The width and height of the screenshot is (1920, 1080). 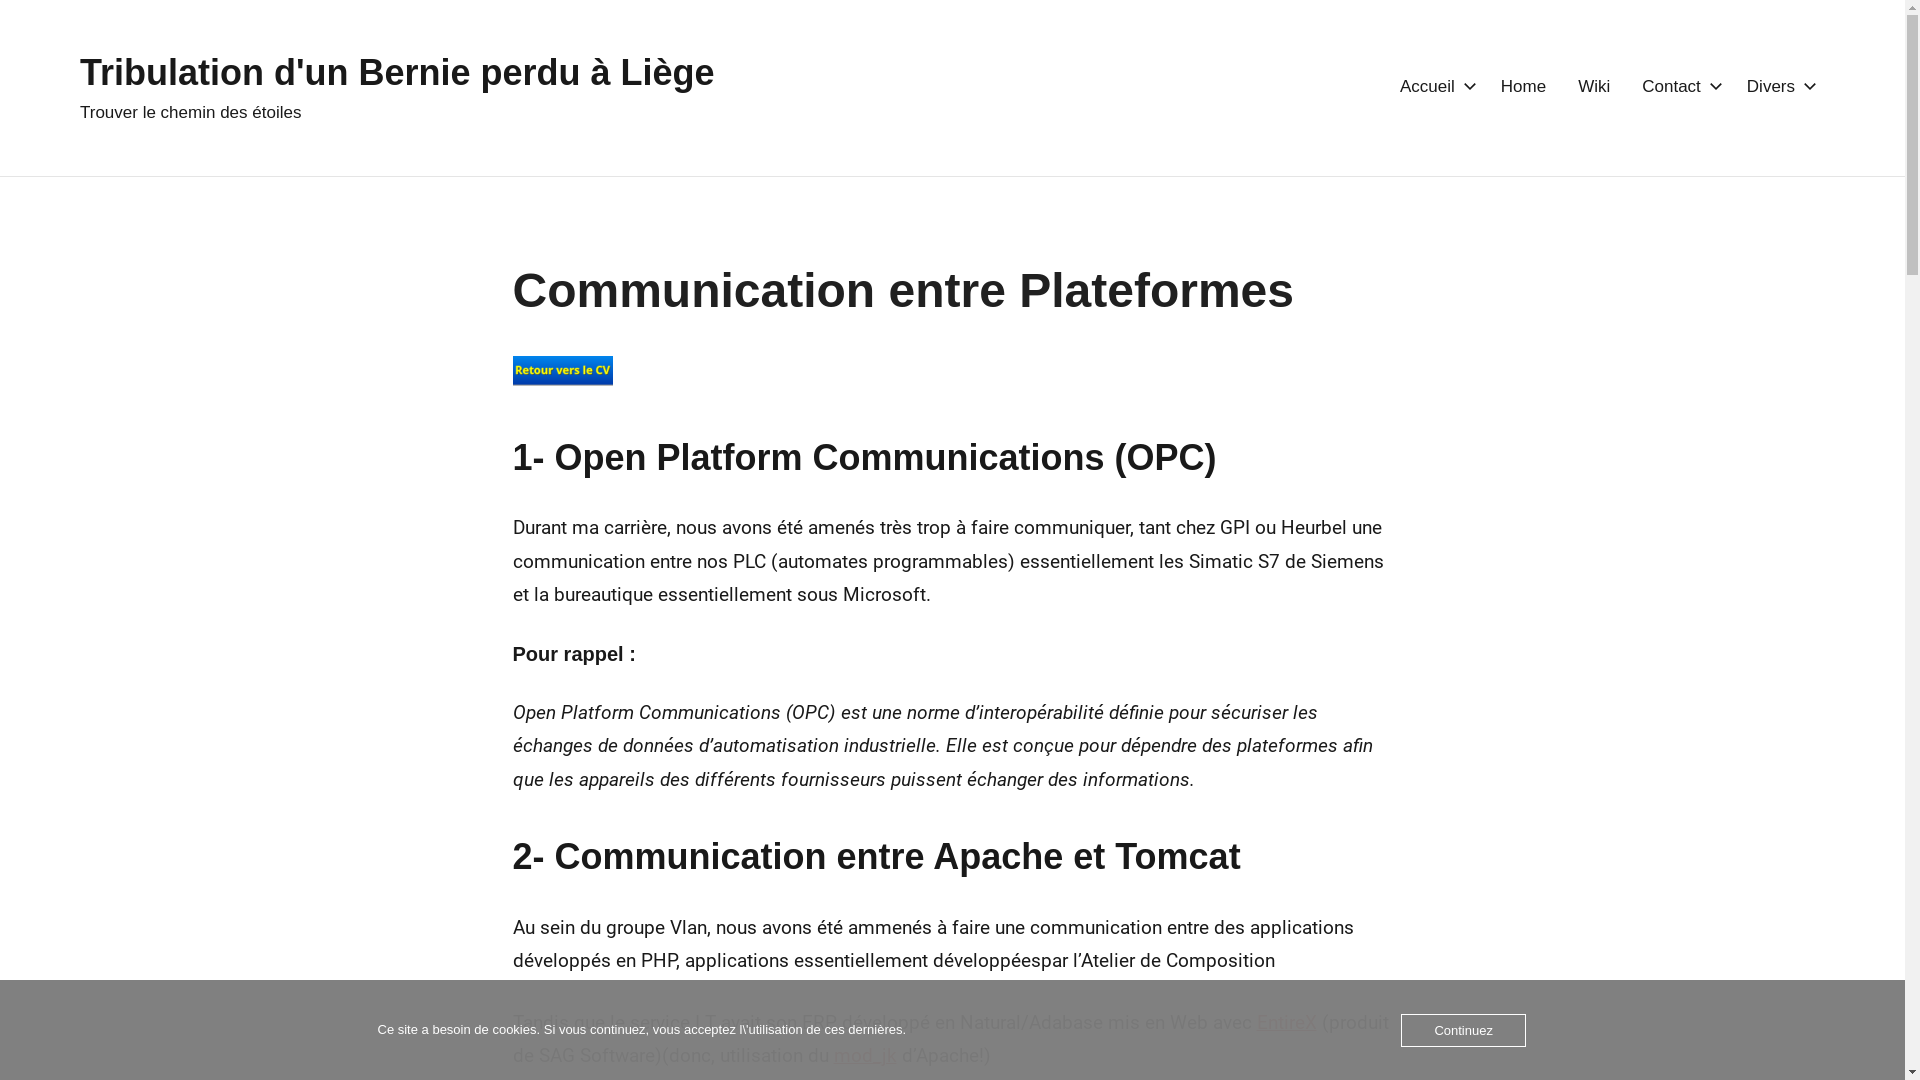 What do you see at coordinates (1777, 86) in the screenshot?
I see `'Divers'` at bounding box center [1777, 86].